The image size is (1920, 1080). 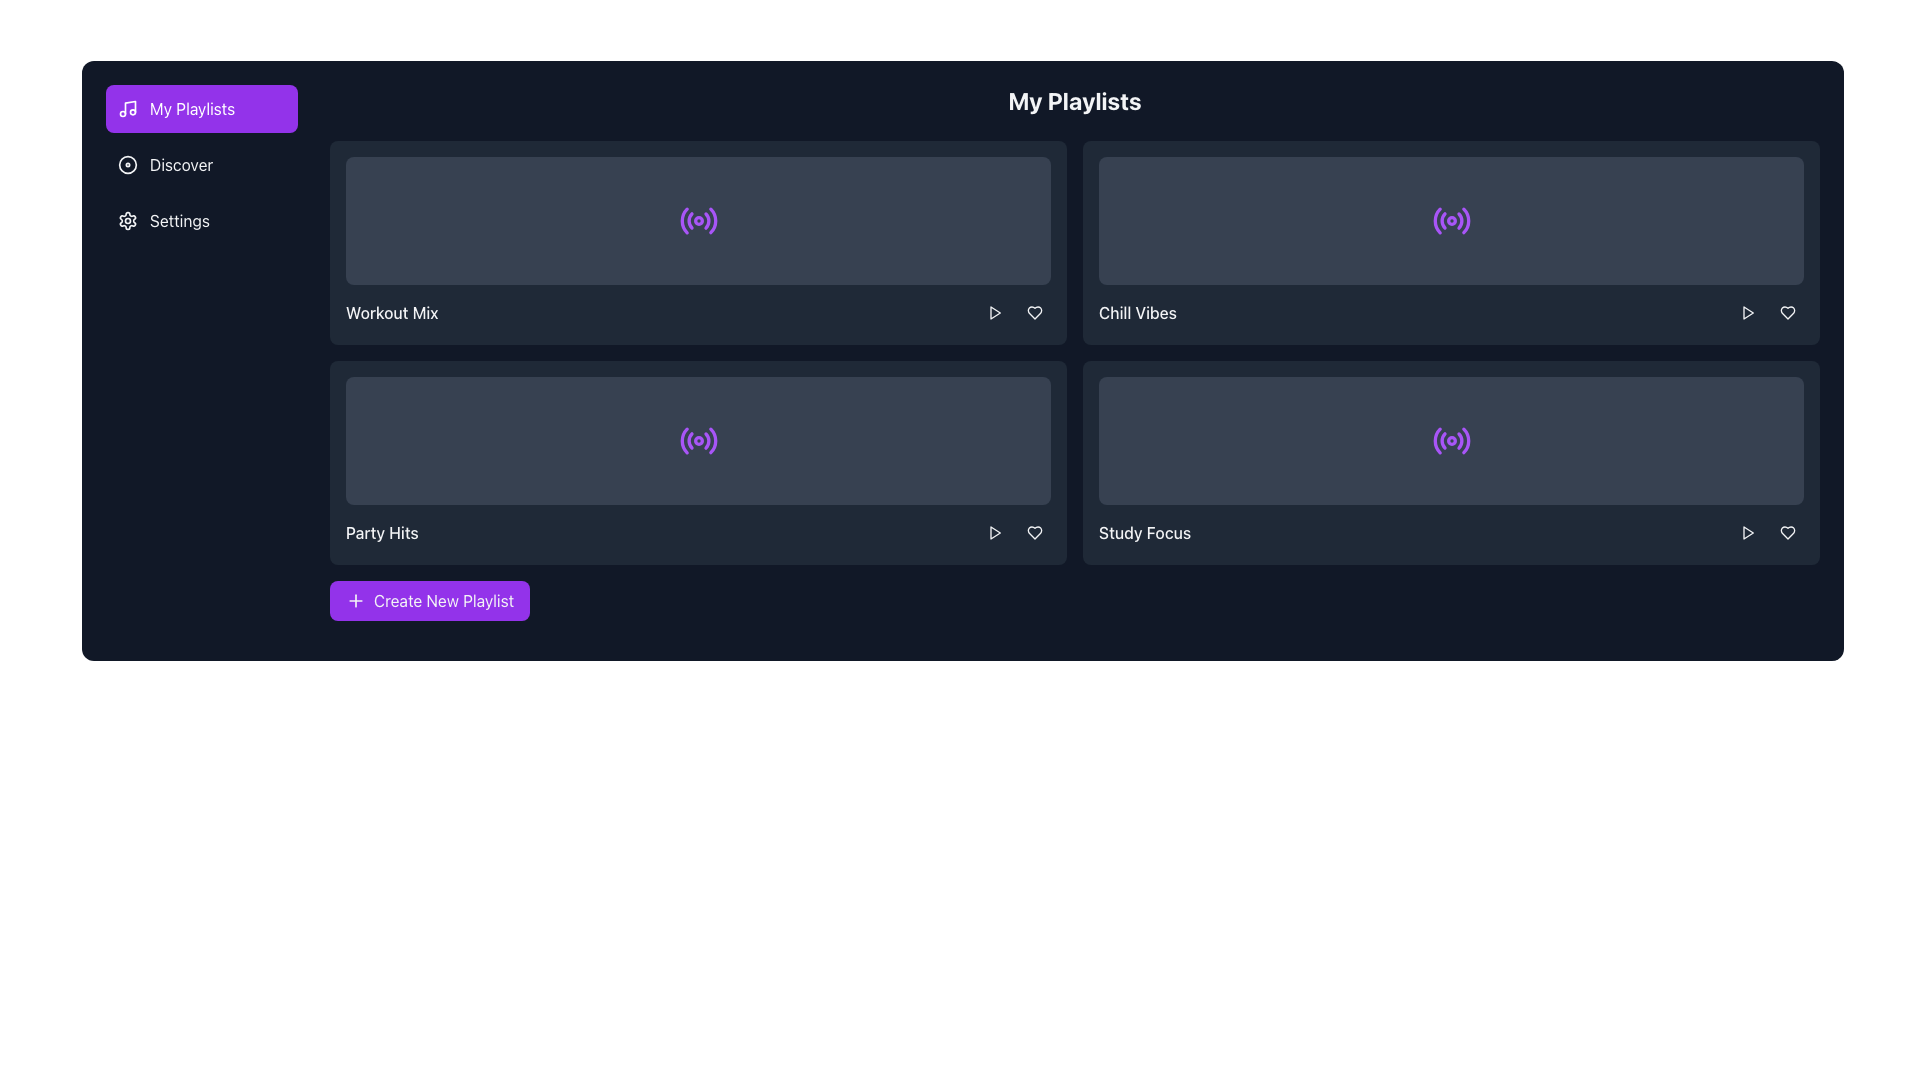 I want to click on the triangular play icon button located in the bottom right corner of the 'Party Hits' card to play media, so click(x=994, y=531).